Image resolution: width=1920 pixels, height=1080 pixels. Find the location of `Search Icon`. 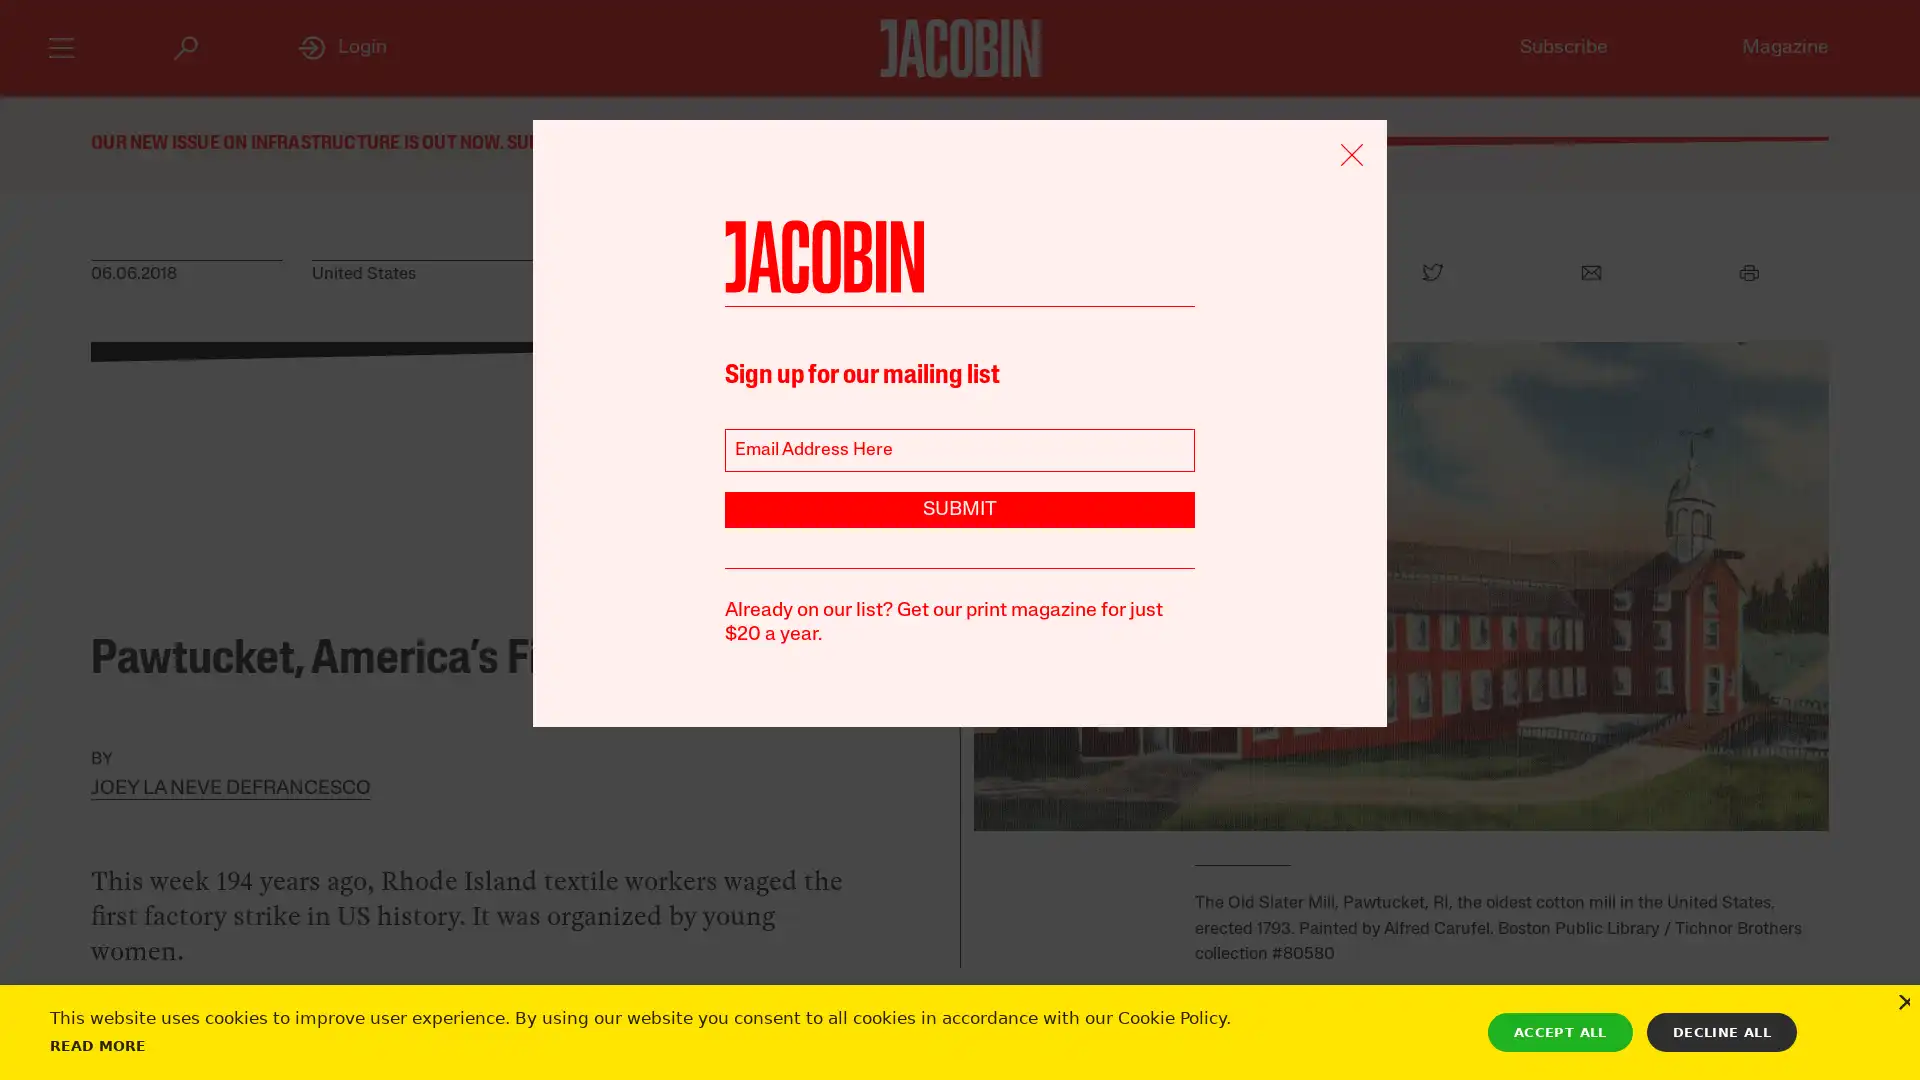

Search Icon is located at coordinates (185, 46).